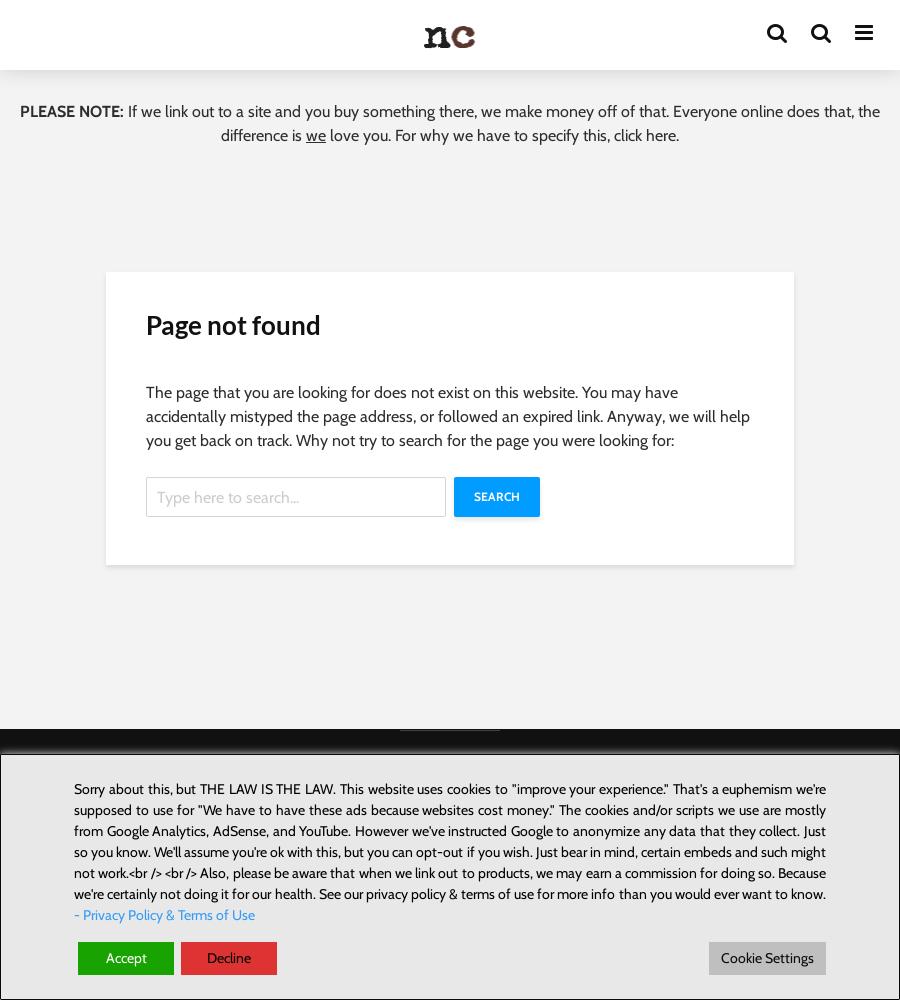 This screenshot has height=1000, width=900. What do you see at coordinates (468, 135) in the screenshot?
I see `'love you. For why we have to specify this,'` at bounding box center [468, 135].